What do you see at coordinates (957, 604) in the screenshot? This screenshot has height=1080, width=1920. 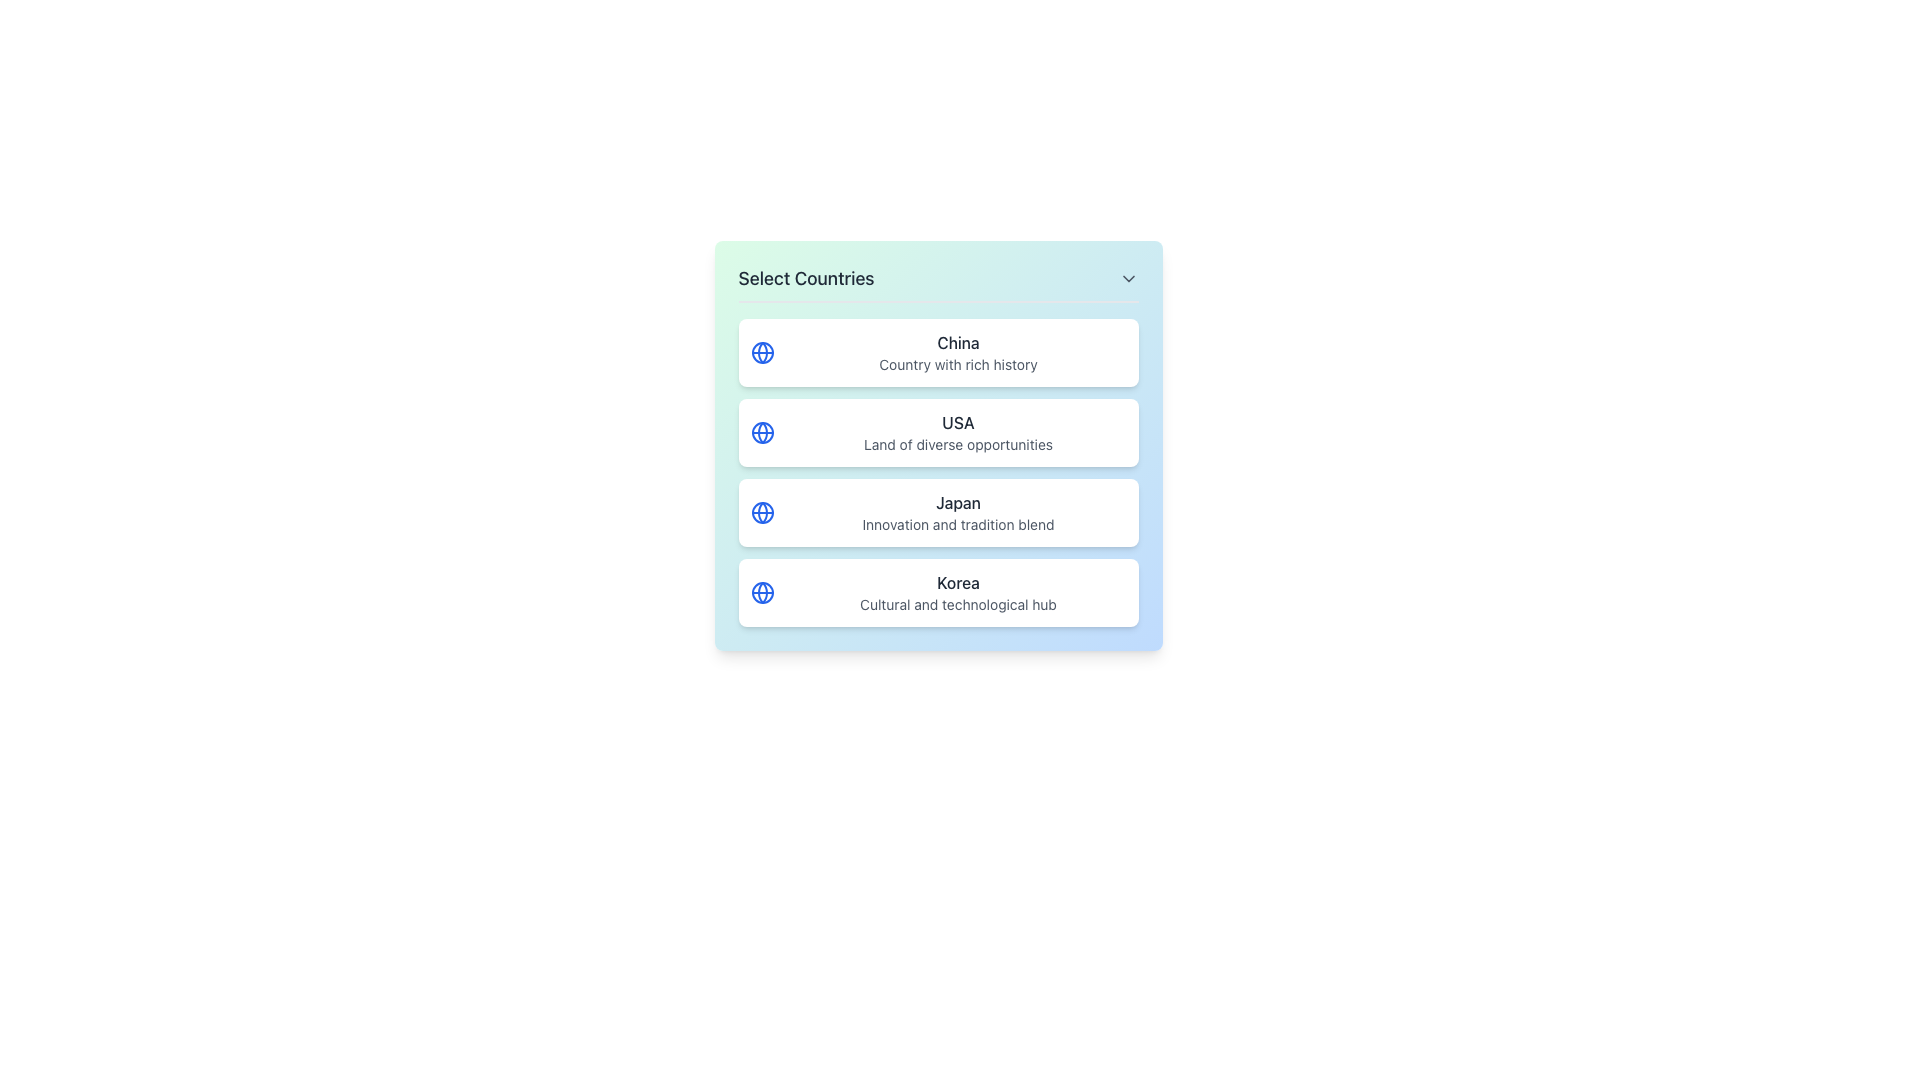 I see `text label displaying 'Cultural and technological hub' located beneath 'Korea' in the structured list of countries` at bounding box center [957, 604].